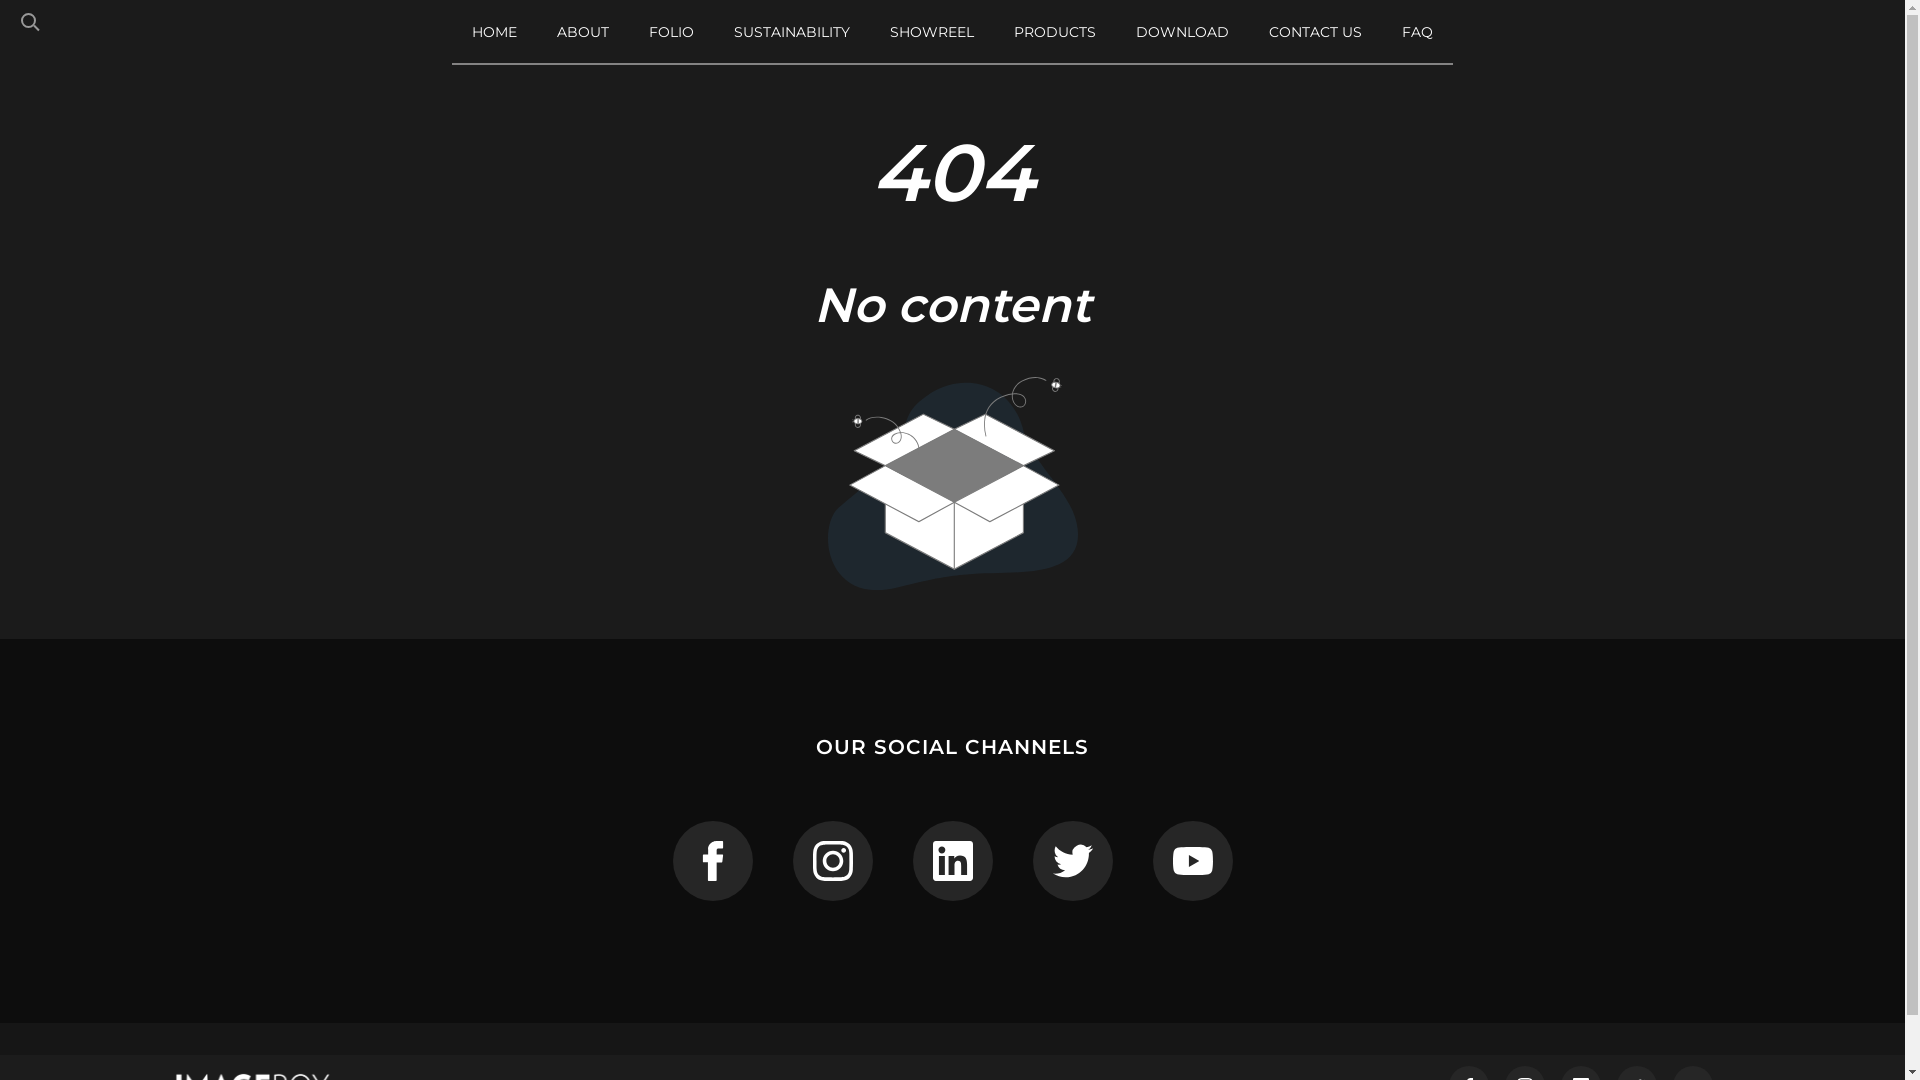  Describe the element at coordinates (671, 32) in the screenshot. I see `'FOLIO'` at that location.